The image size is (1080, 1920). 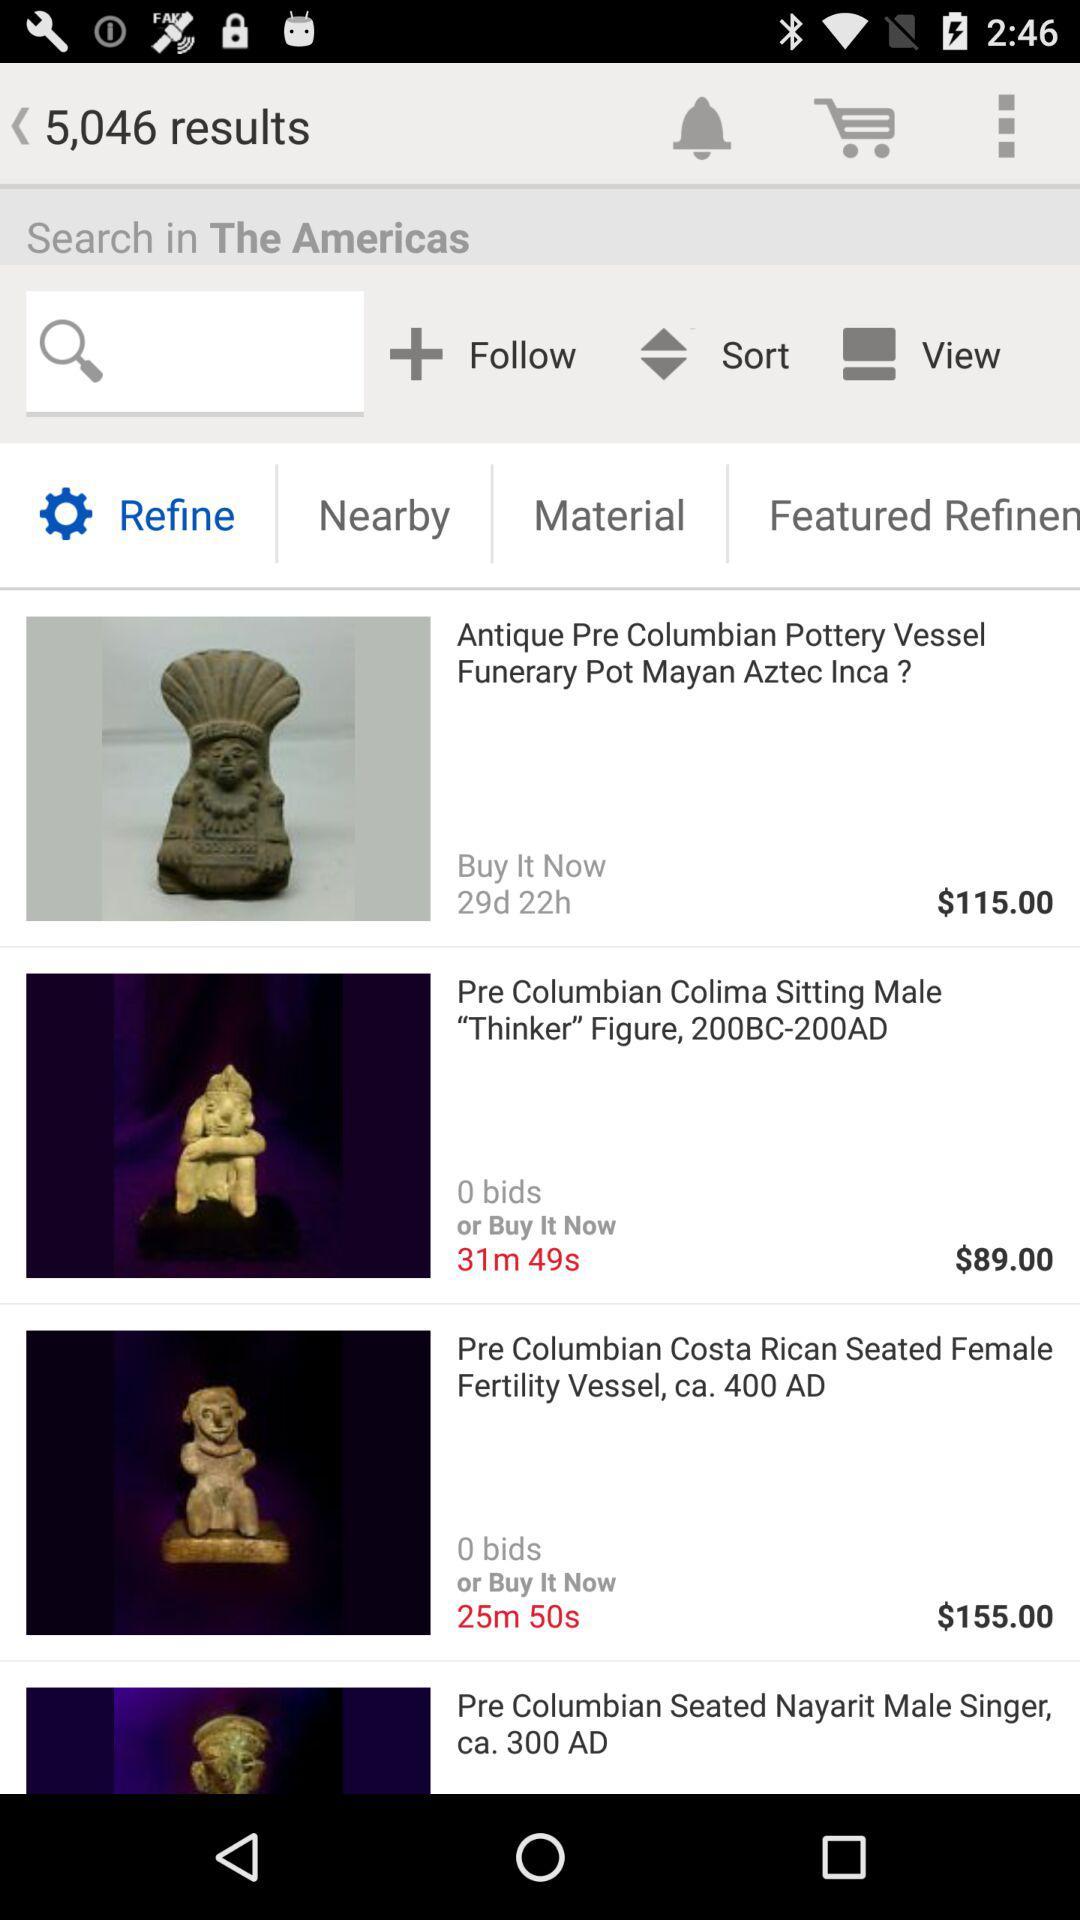 What do you see at coordinates (384, 513) in the screenshot?
I see `nearby icon` at bounding box center [384, 513].